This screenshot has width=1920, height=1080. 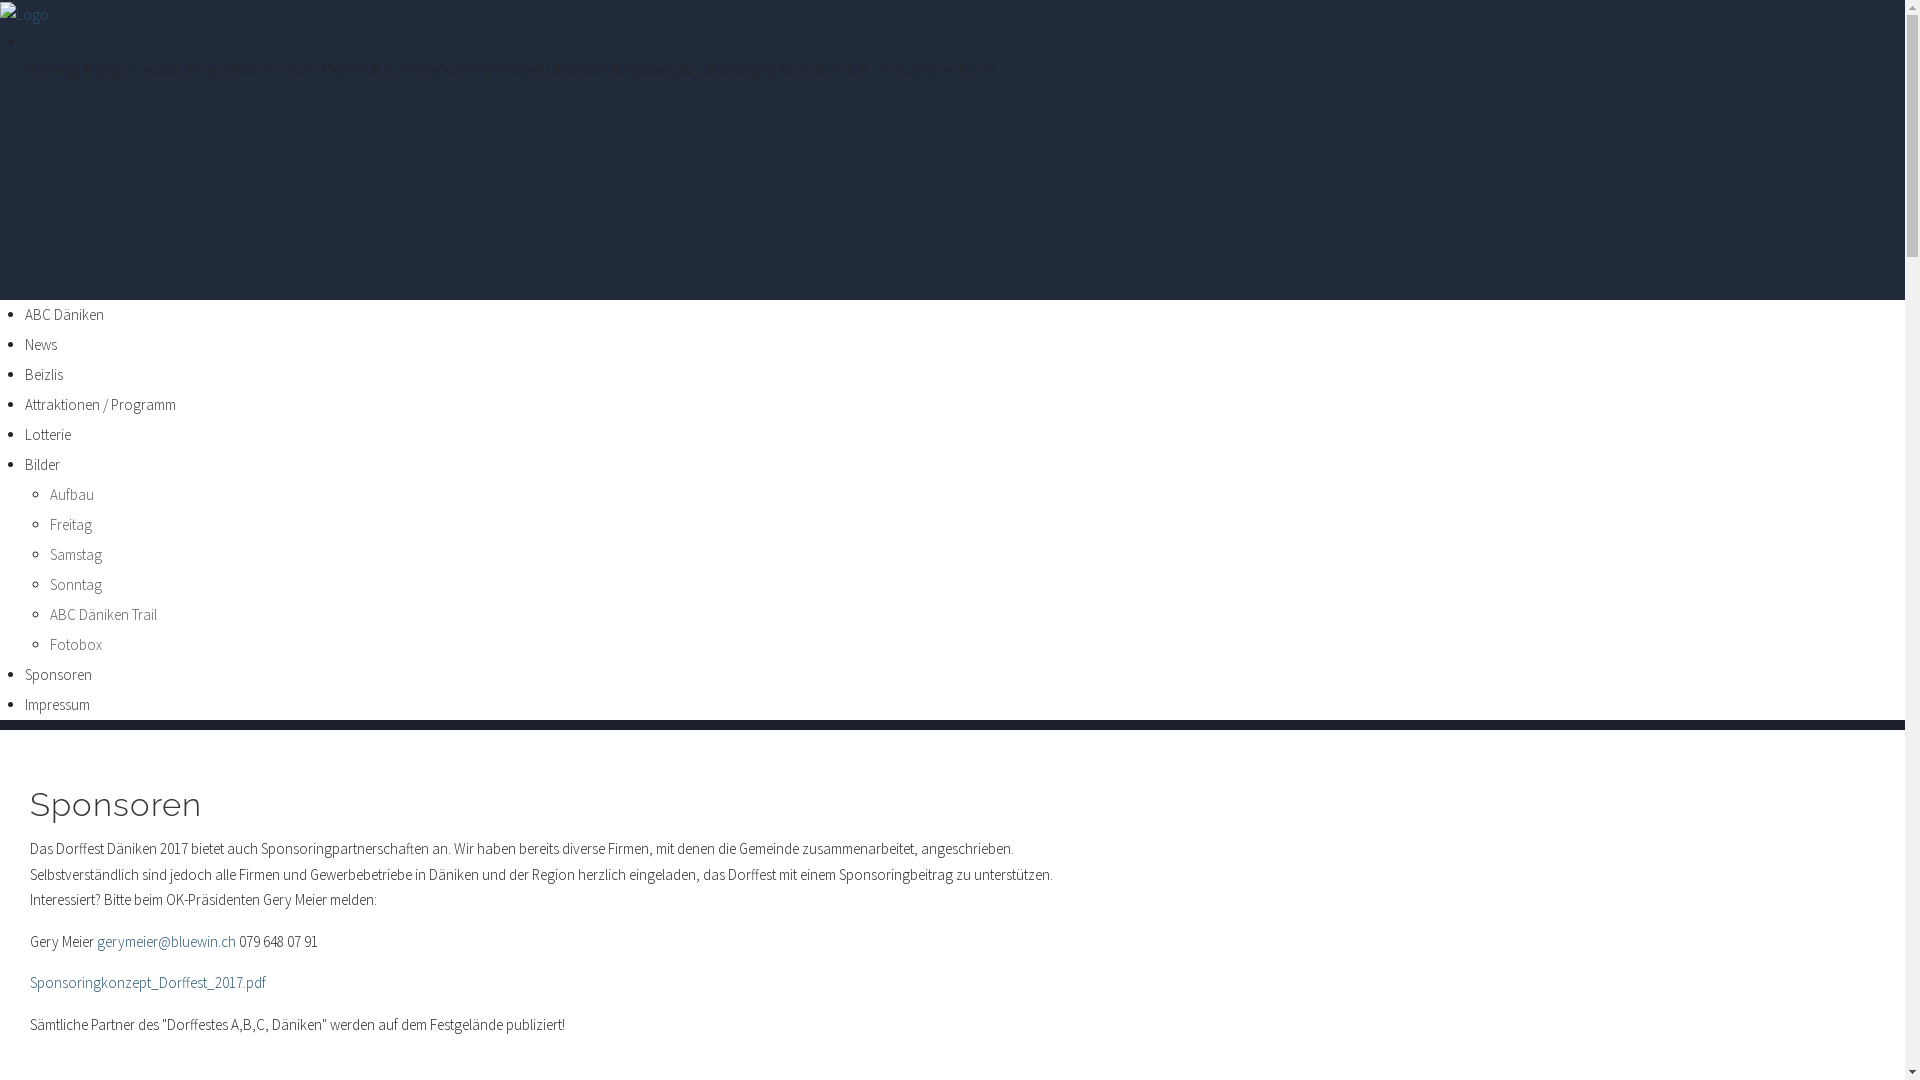 I want to click on 'Sponsoren', so click(x=114, y=803).